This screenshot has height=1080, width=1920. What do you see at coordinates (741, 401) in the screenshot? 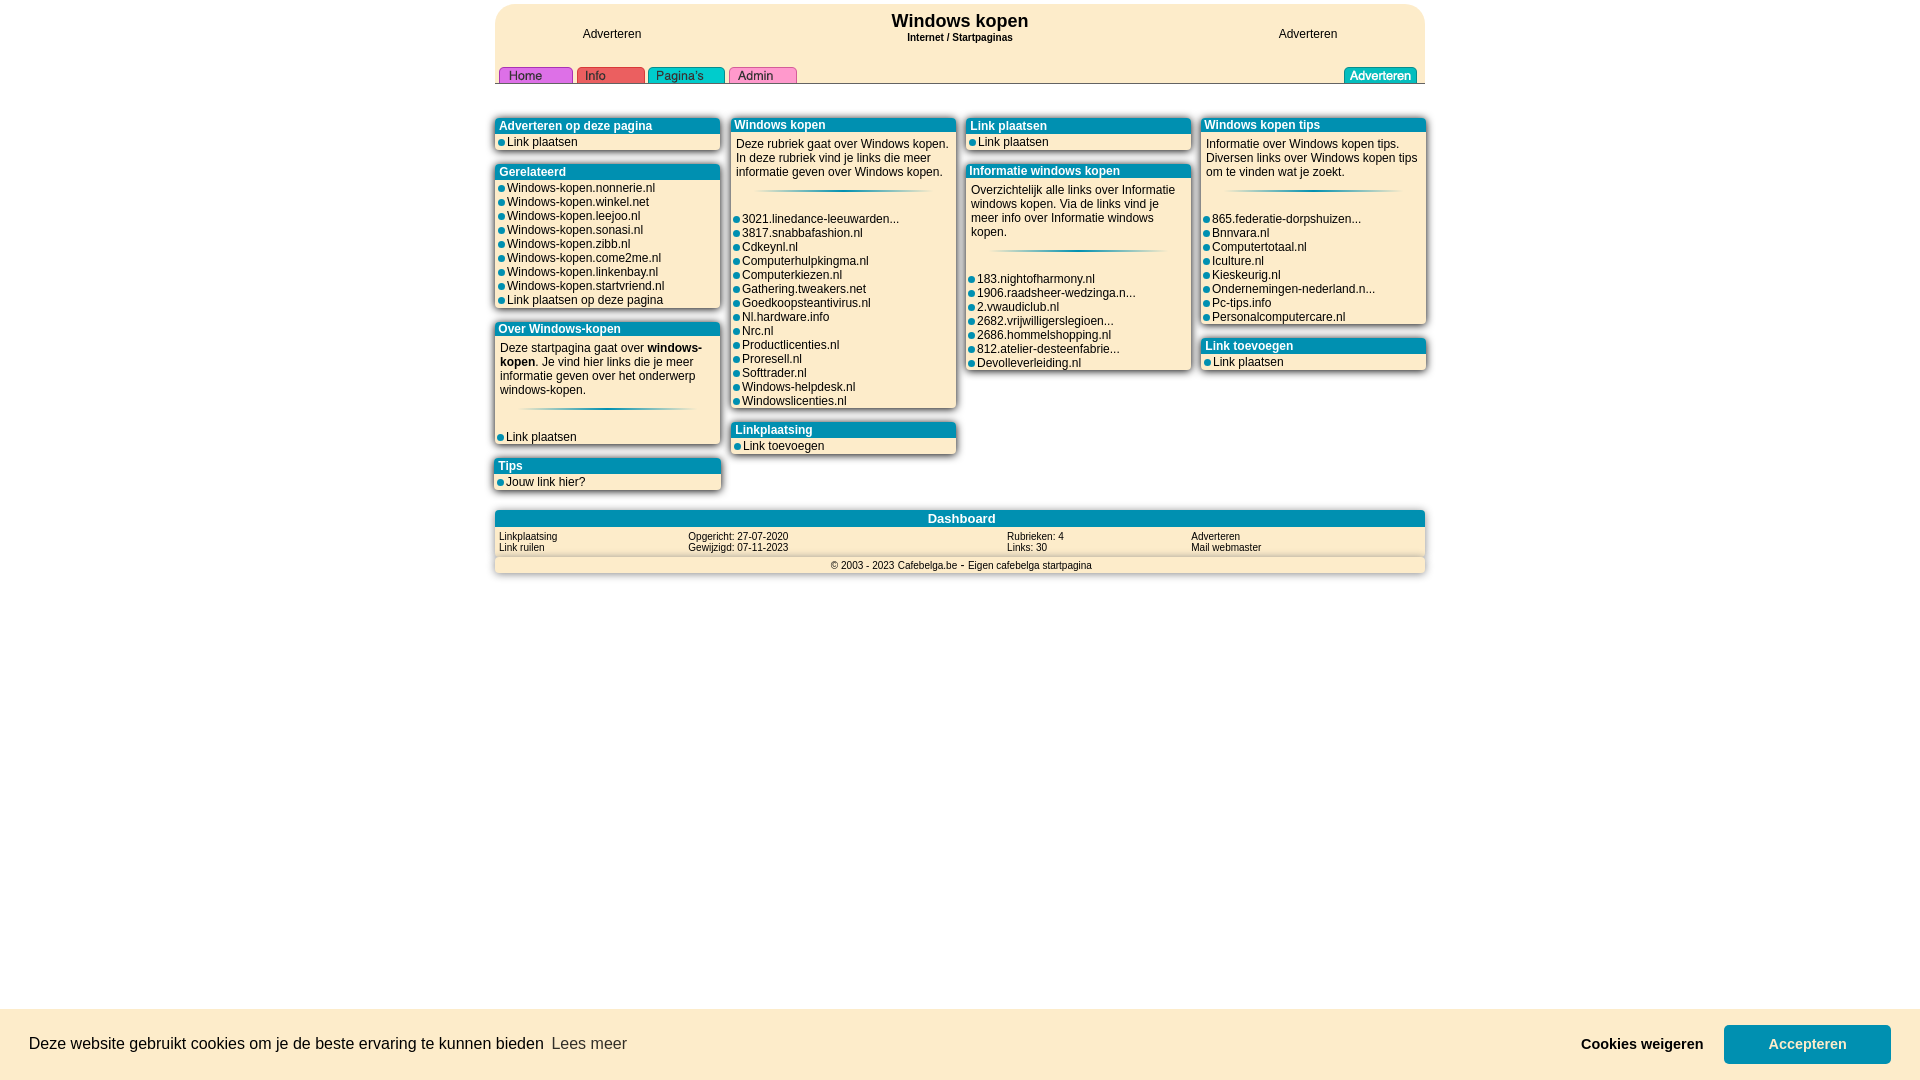
I see `'Windowslicenties.nl'` at bounding box center [741, 401].